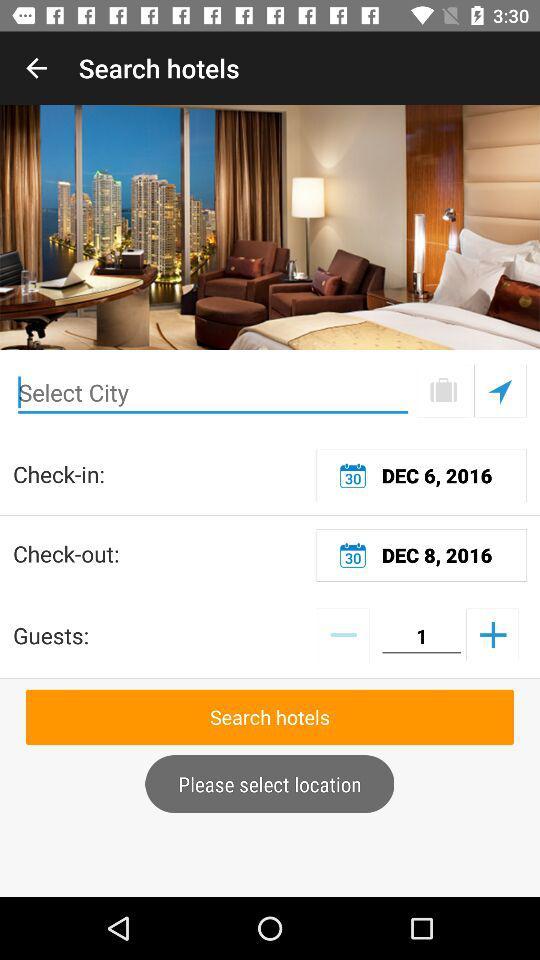 The width and height of the screenshot is (540, 960). I want to click on quentity plus option, so click(491, 633).